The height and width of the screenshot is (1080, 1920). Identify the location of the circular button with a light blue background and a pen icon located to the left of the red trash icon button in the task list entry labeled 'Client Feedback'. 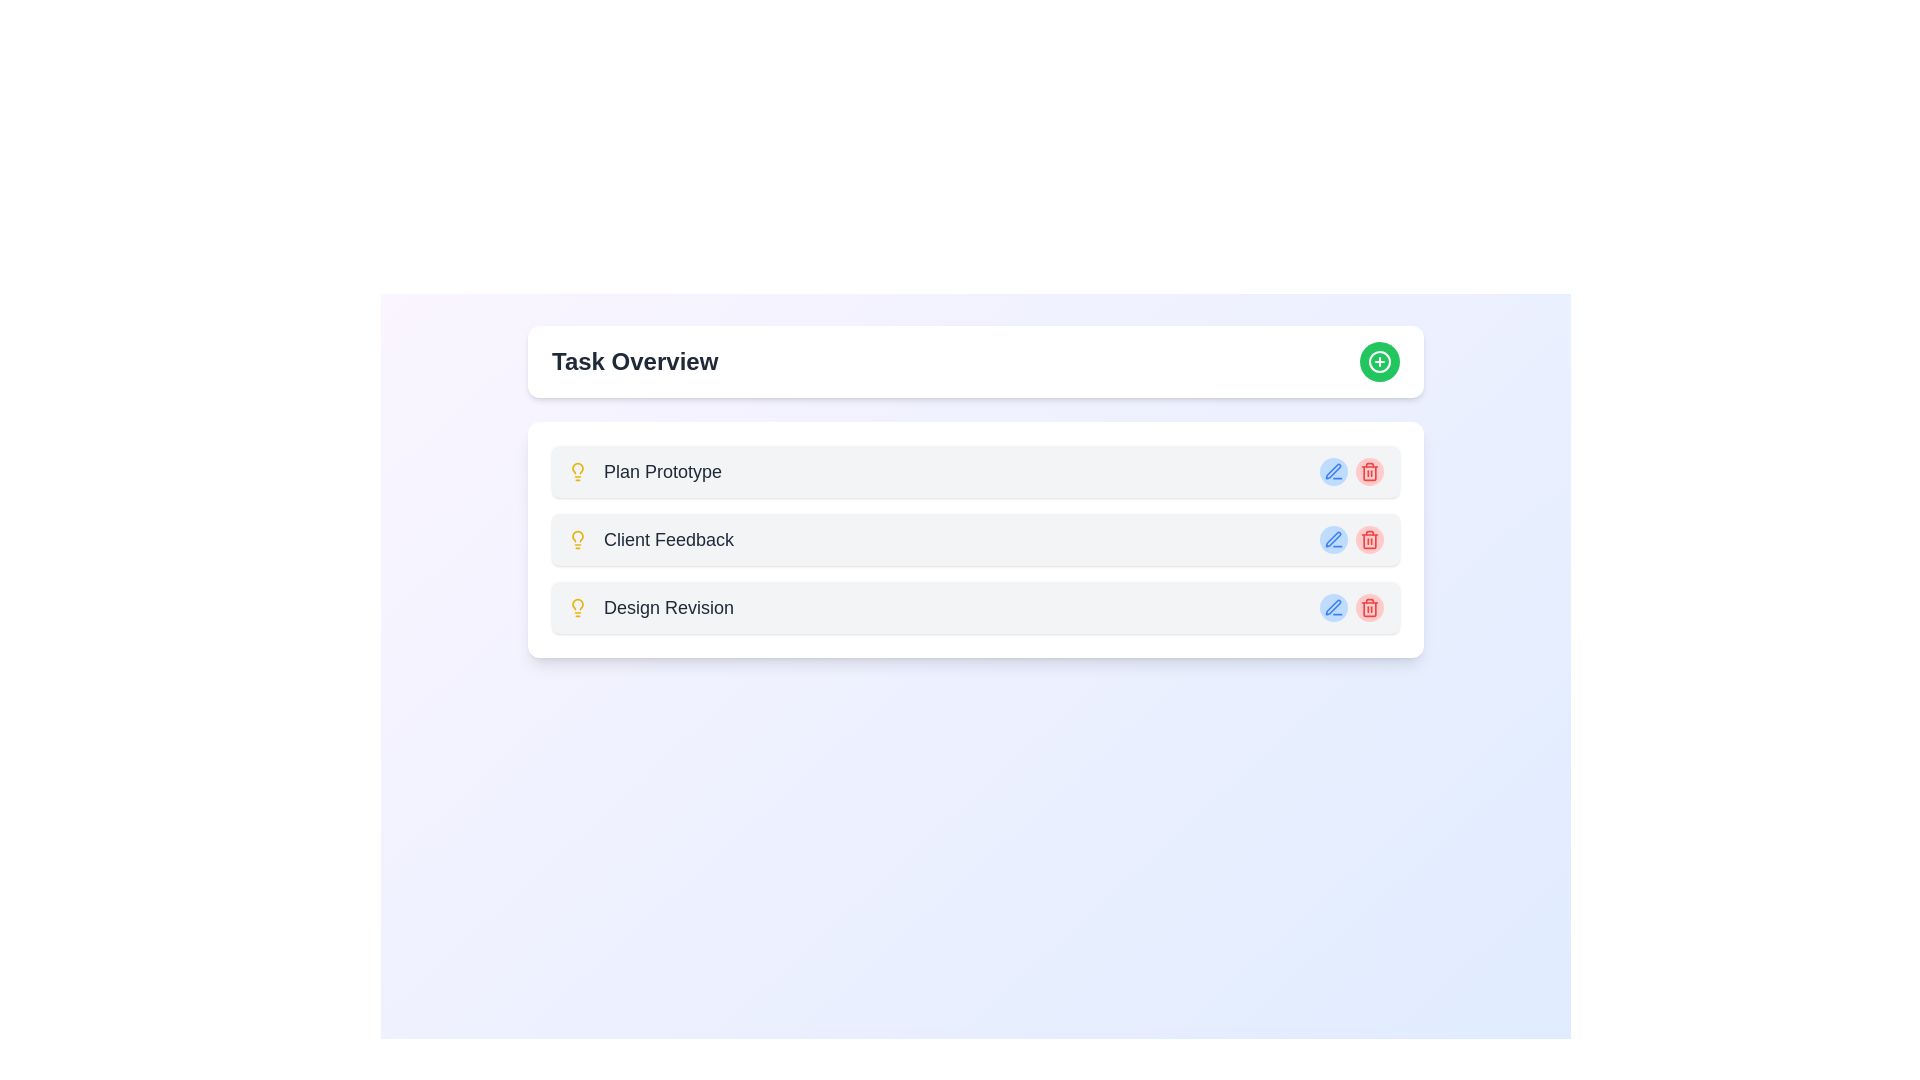
(1334, 540).